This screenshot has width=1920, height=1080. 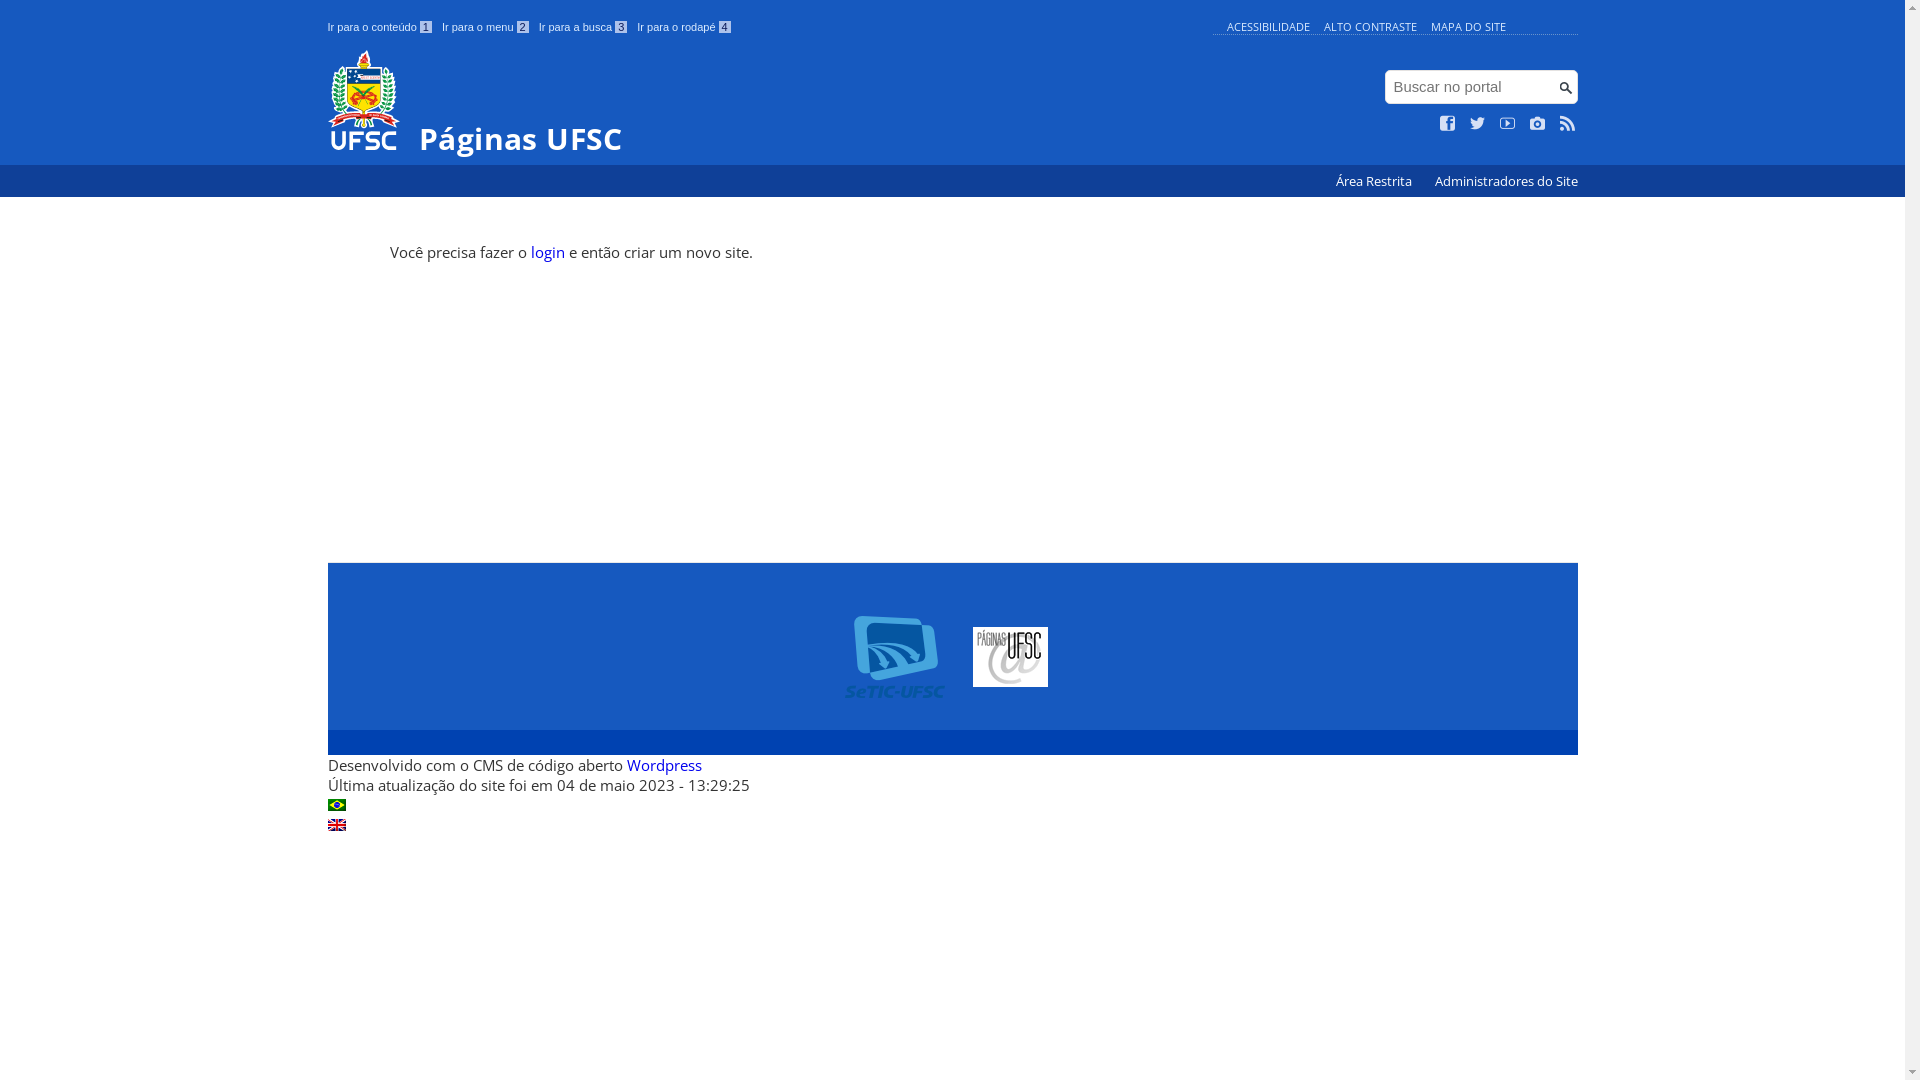 What do you see at coordinates (1266, 26) in the screenshot?
I see `'ACESSIBILIDADE'` at bounding box center [1266, 26].